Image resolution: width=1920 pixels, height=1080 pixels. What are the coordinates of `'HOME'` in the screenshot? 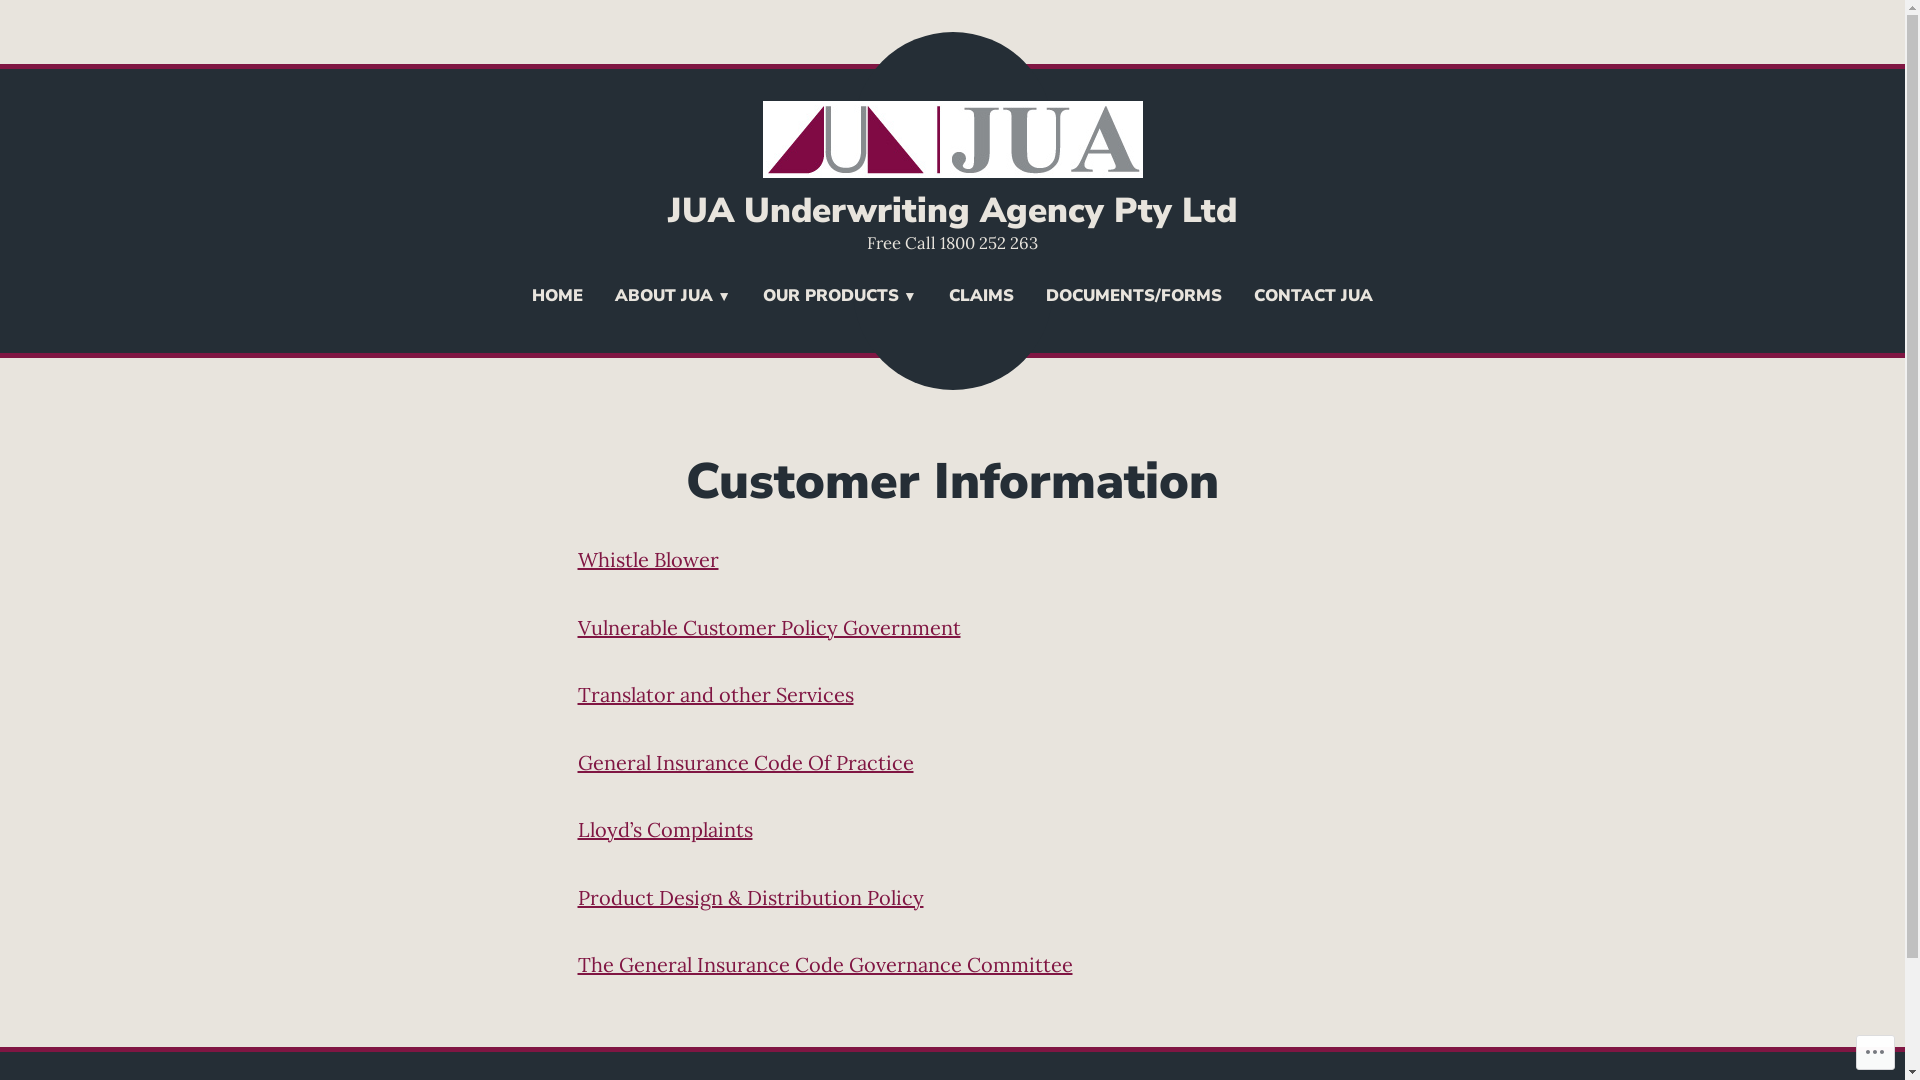 It's located at (557, 297).